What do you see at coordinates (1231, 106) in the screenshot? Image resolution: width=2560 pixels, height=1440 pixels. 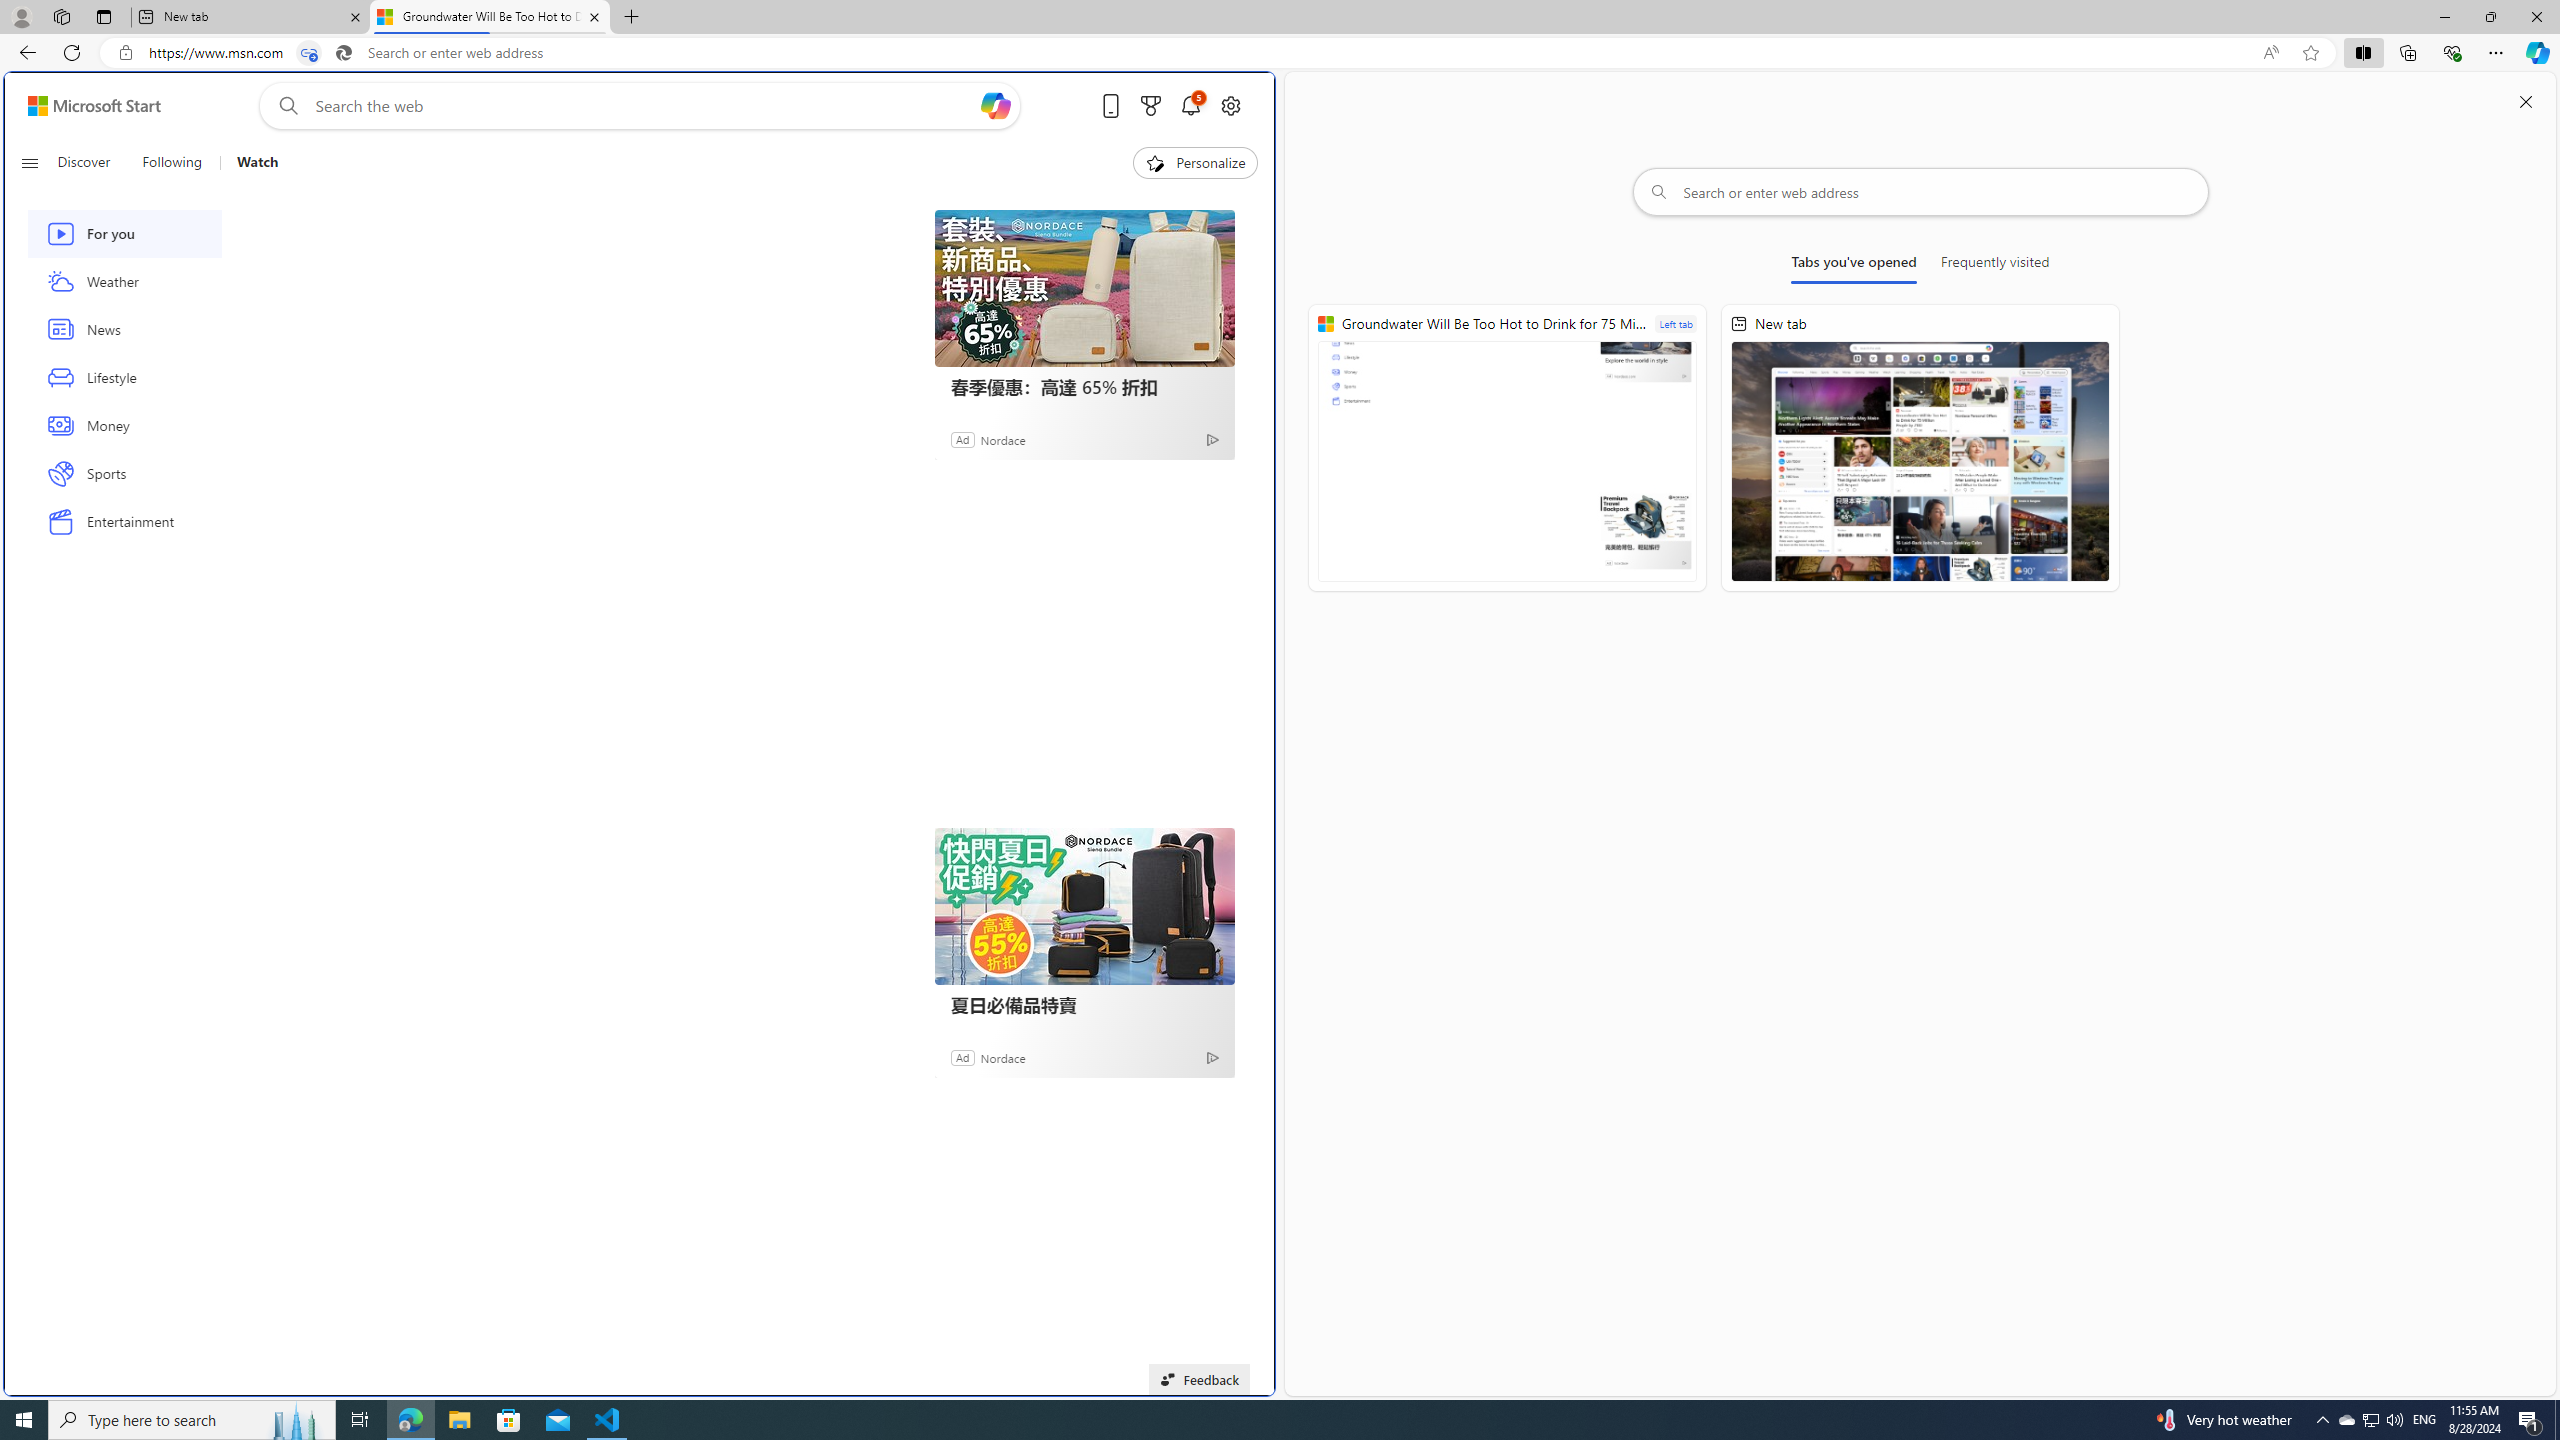 I see `'Open settings'` at bounding box center [1231, 106].